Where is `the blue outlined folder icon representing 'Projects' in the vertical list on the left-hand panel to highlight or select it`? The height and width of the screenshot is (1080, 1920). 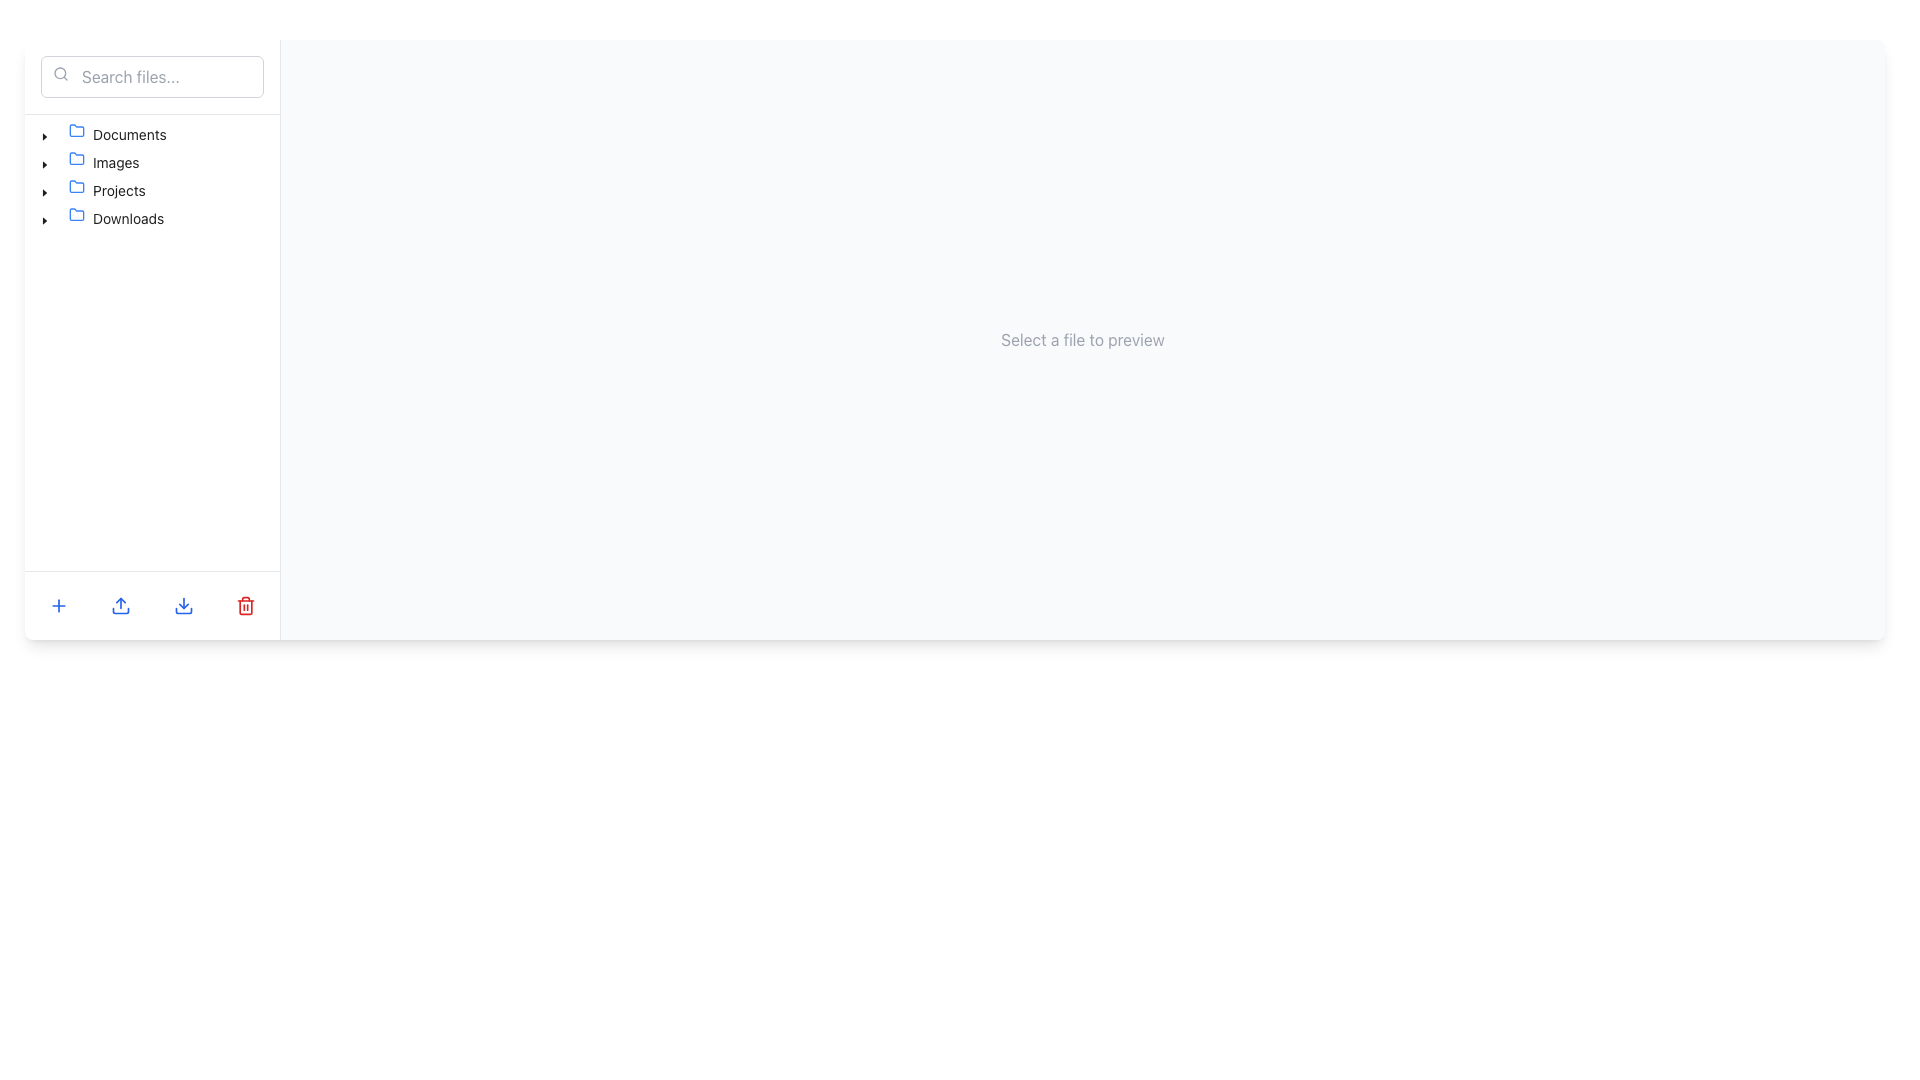 the blue outlined folder icon representing 'Projects' in the vertical list on the left-hand panel to highlight or select it is located at coordinates (76, 186).